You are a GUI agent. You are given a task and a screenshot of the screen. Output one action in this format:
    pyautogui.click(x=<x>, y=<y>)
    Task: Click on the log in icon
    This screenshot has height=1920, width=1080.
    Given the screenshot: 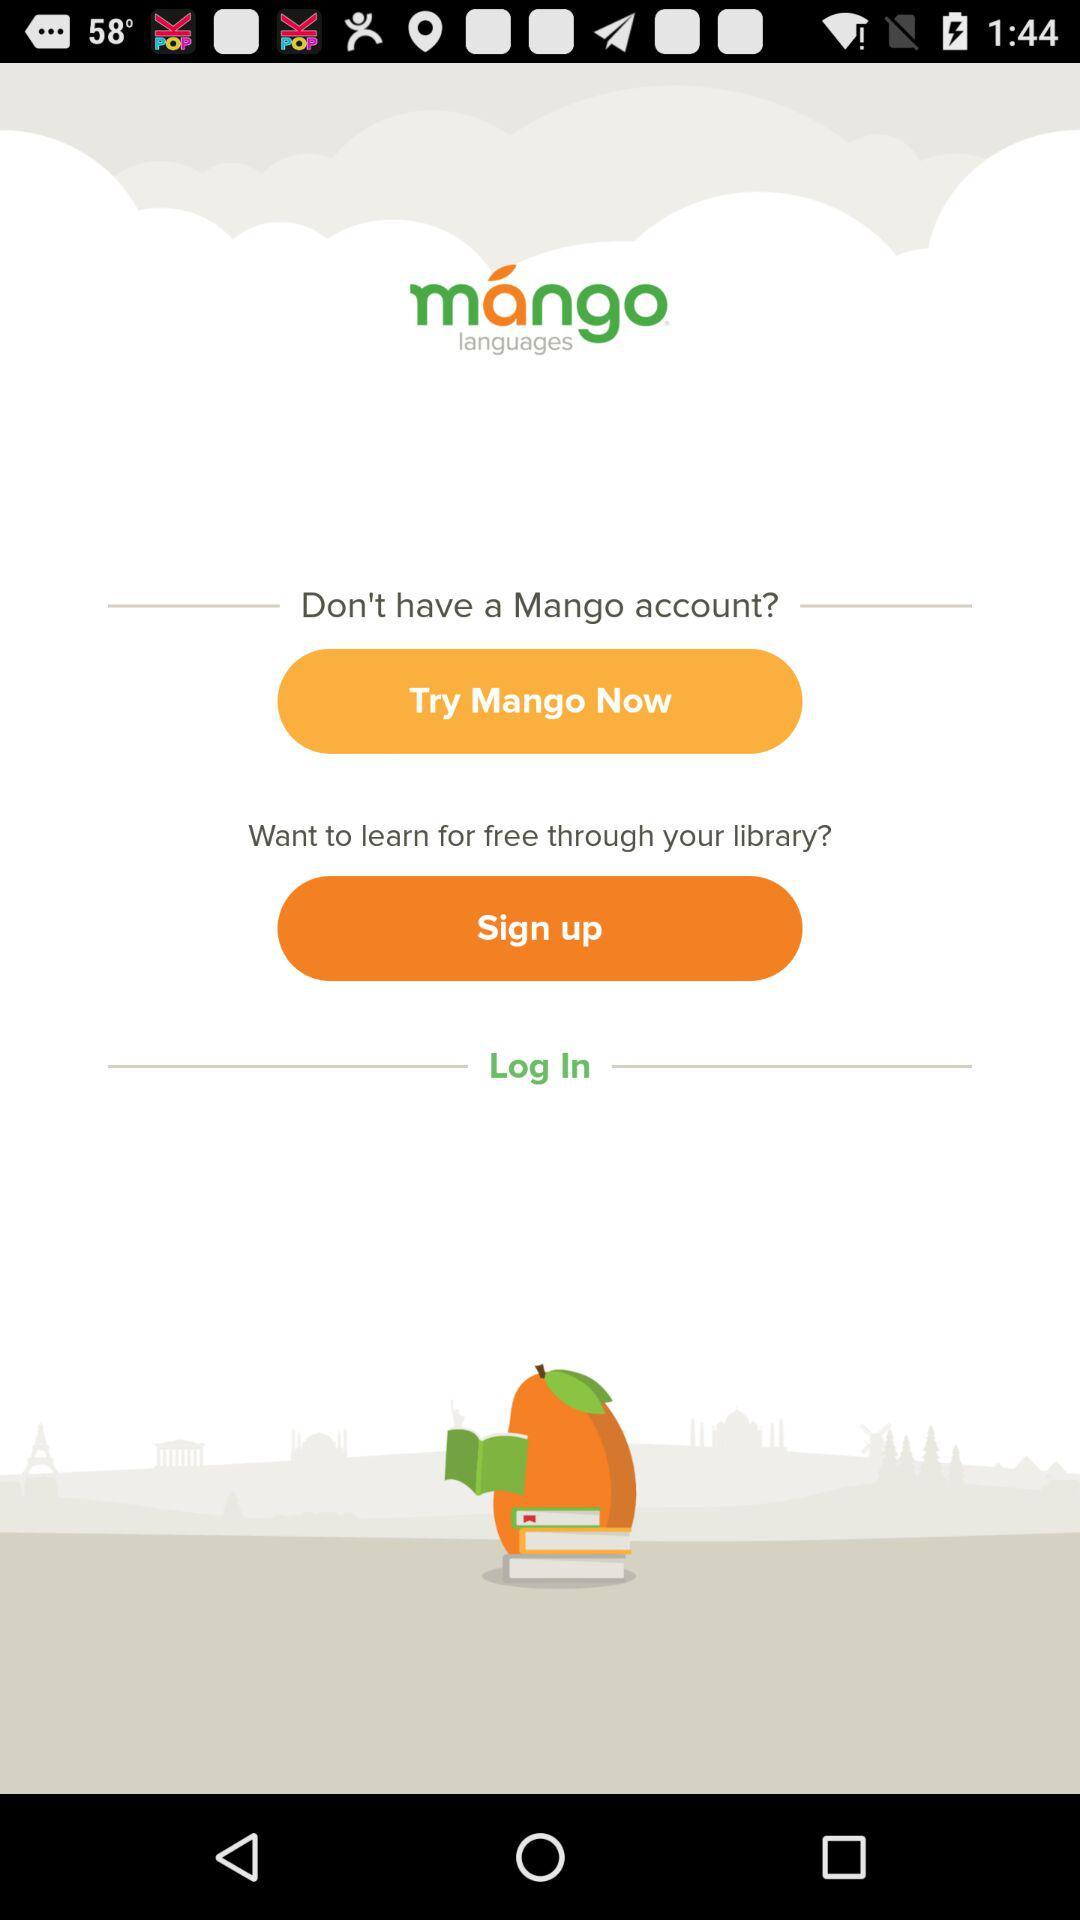 What is the action you would take?
    pyautogui.click(x=540, y=1065)
    